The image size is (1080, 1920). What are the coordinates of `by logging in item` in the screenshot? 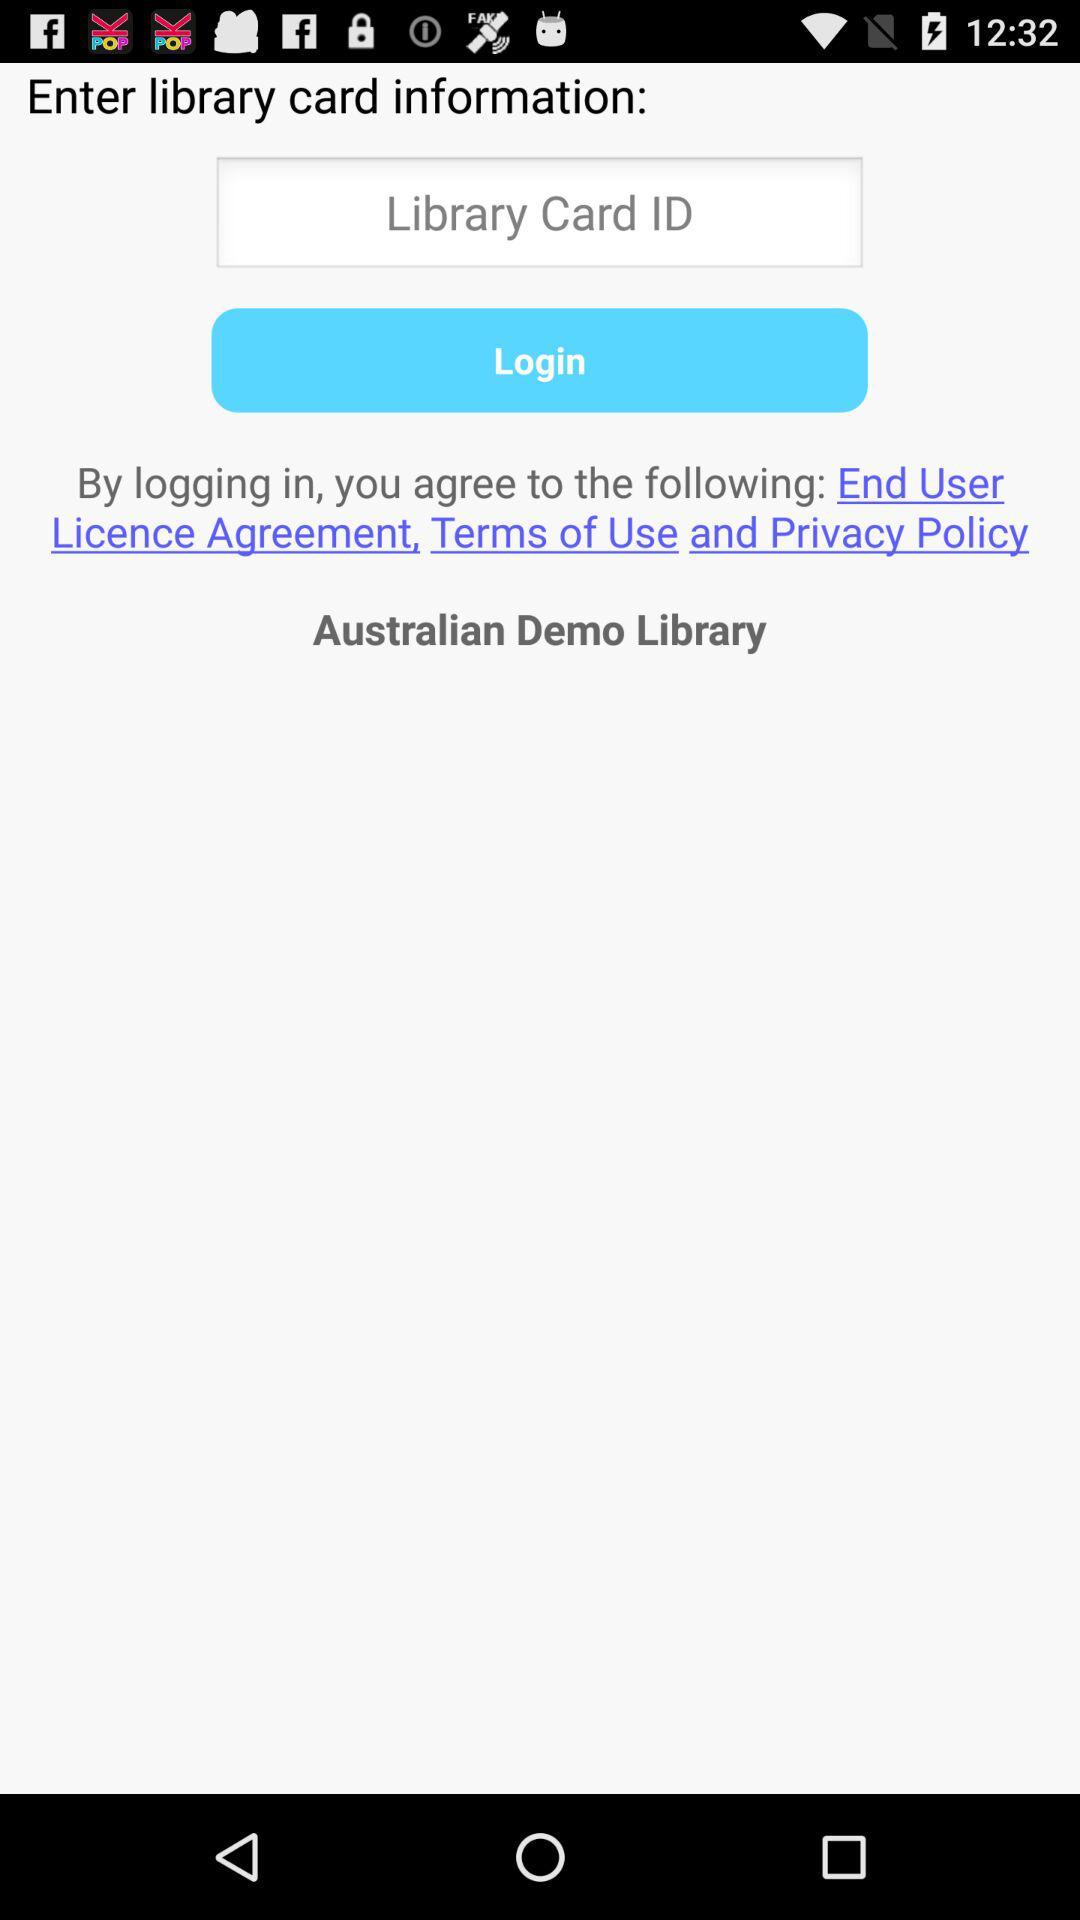 It's located at (540, 506).